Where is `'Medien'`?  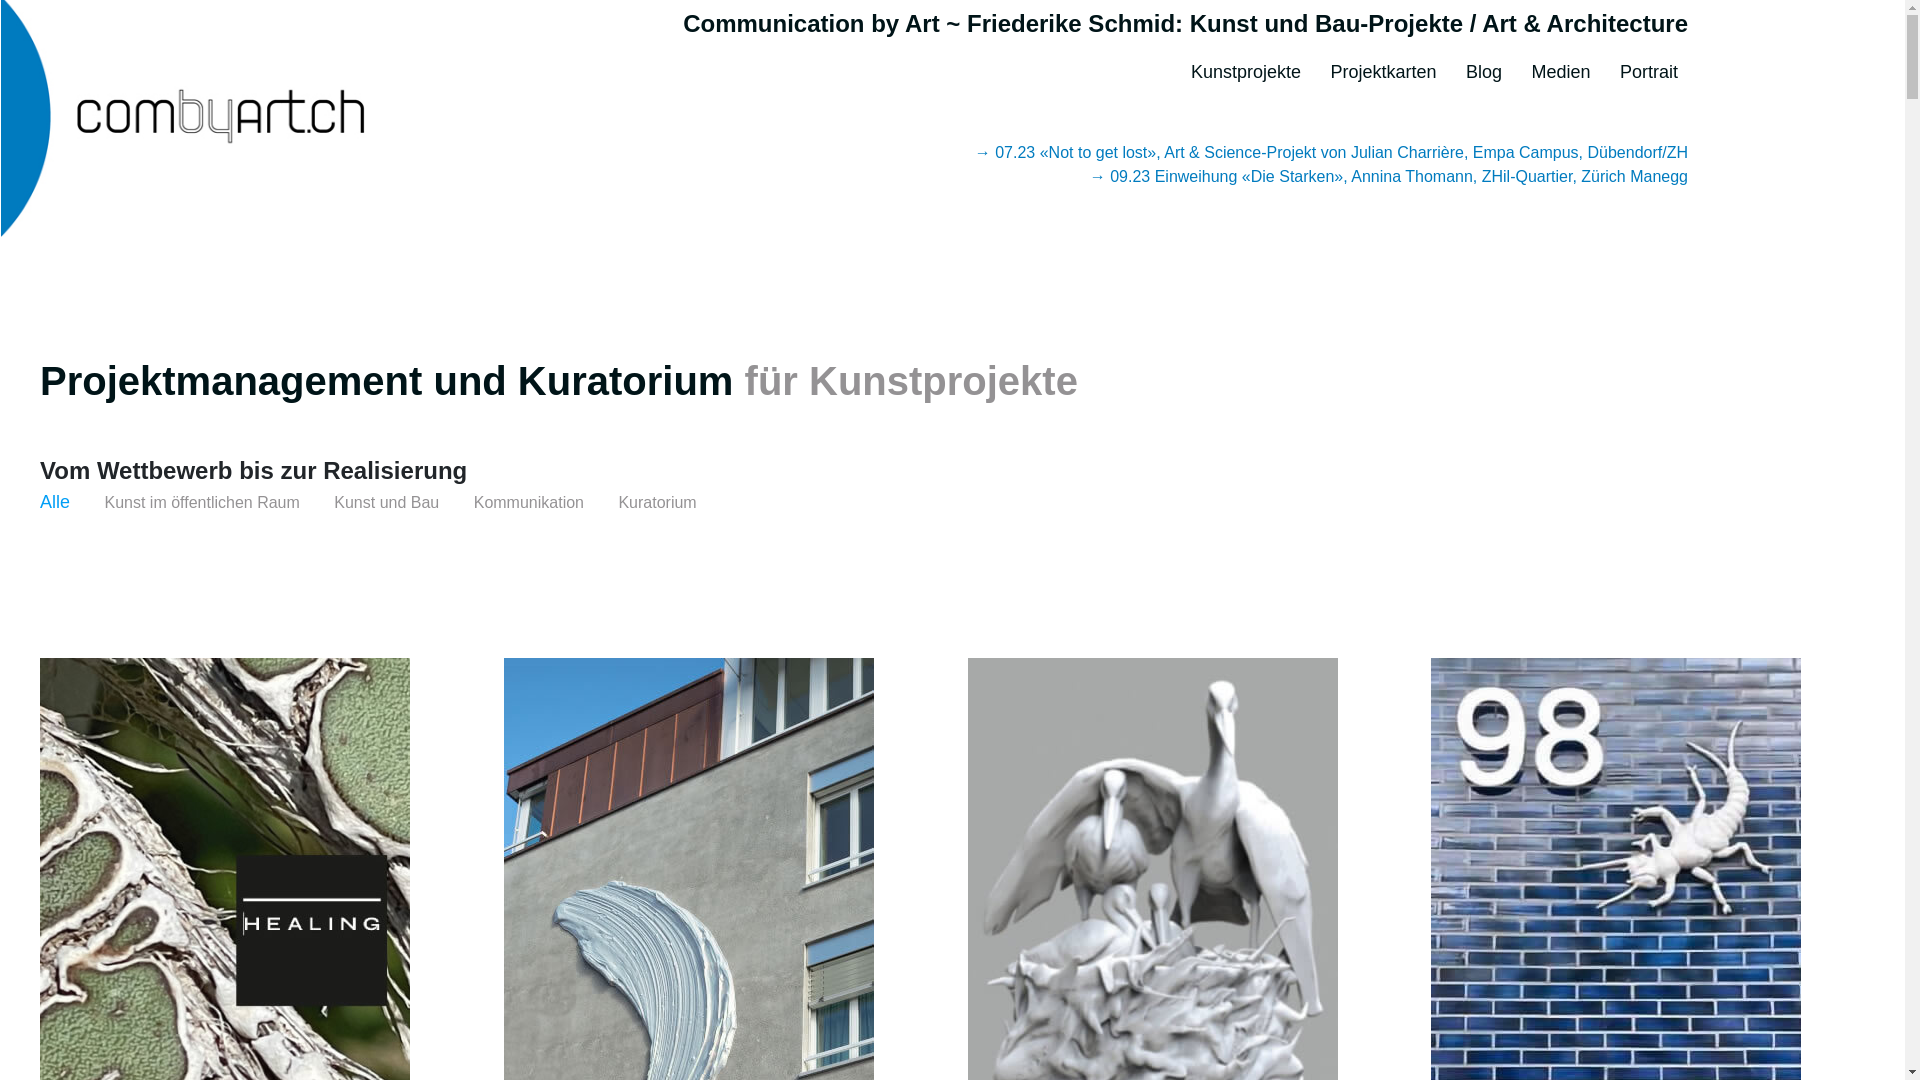
'Medien' is located at coordinates (1530, 64).